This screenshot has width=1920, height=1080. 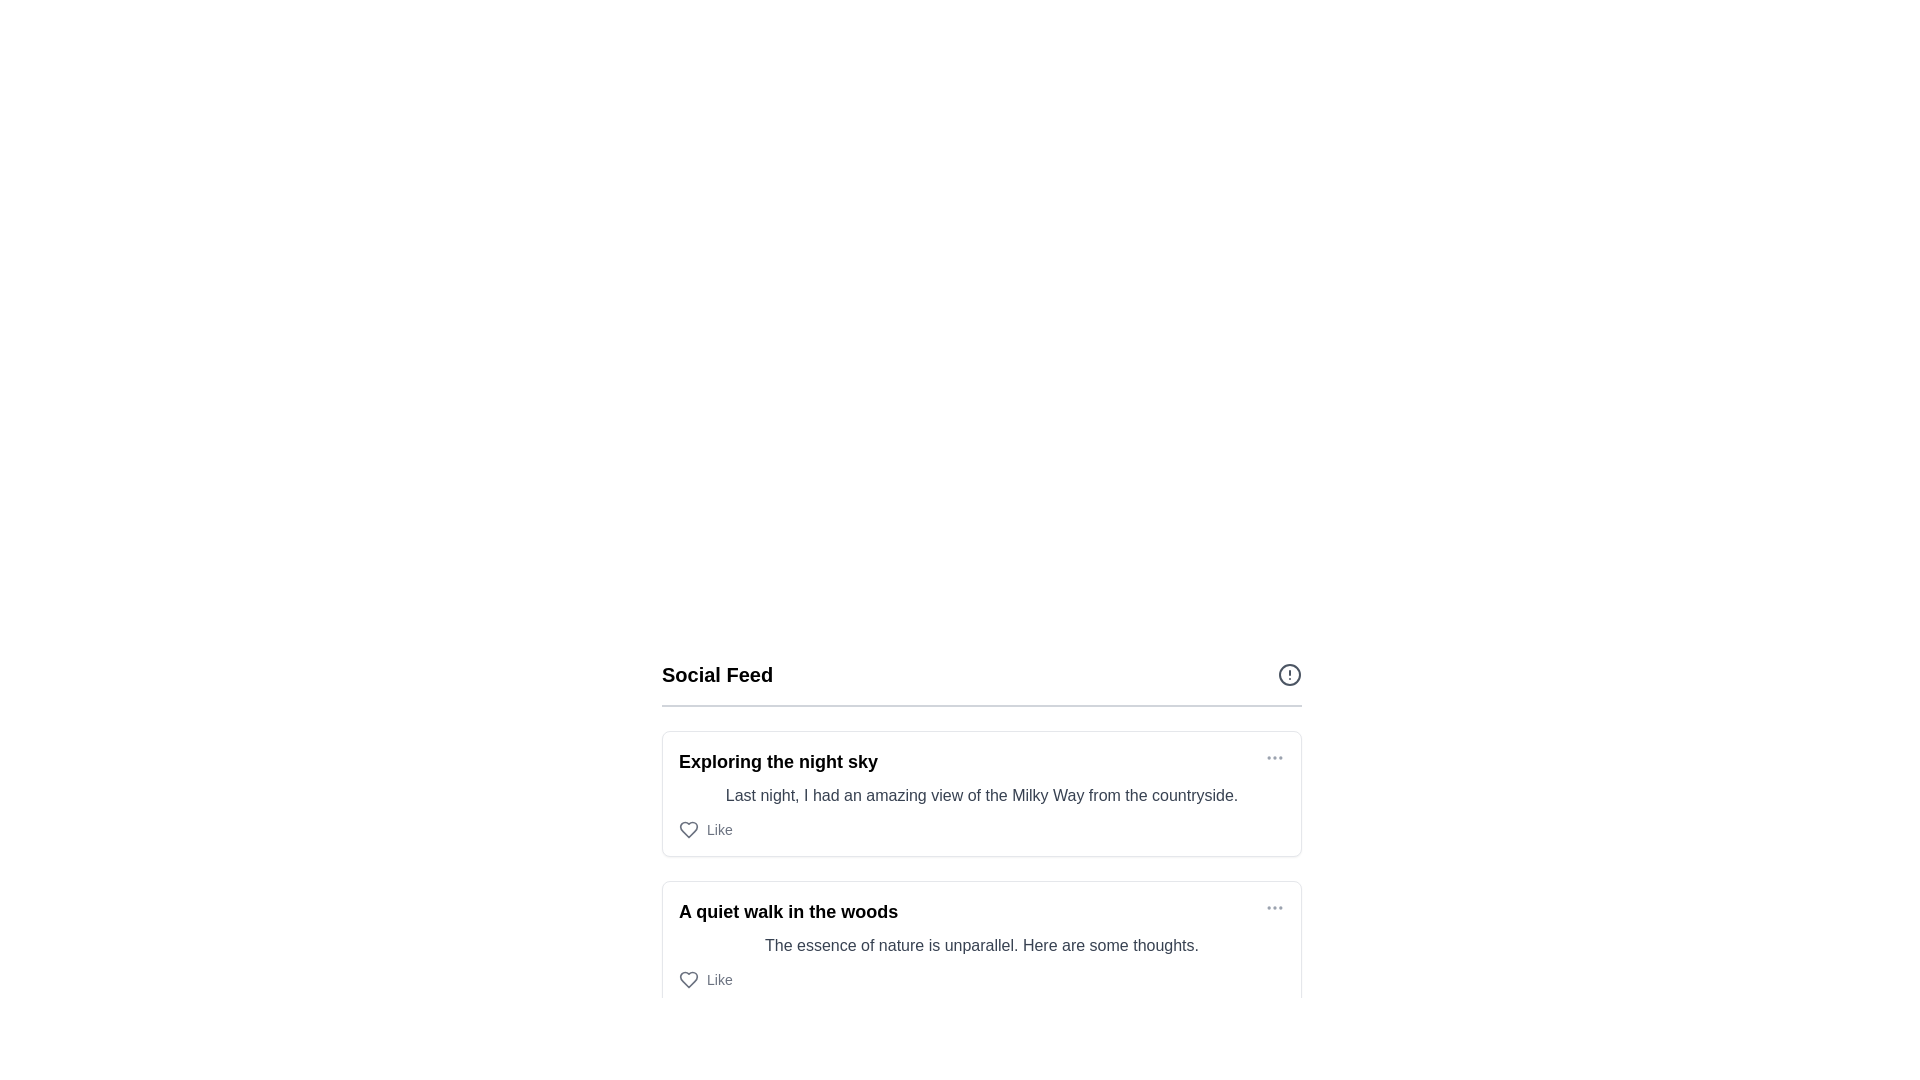 I want to click on the circular alert icon located at the far right of the 'Social Feed' section header, which is styled in gray with a minimalist outline design, so click(x=1290, y=675).